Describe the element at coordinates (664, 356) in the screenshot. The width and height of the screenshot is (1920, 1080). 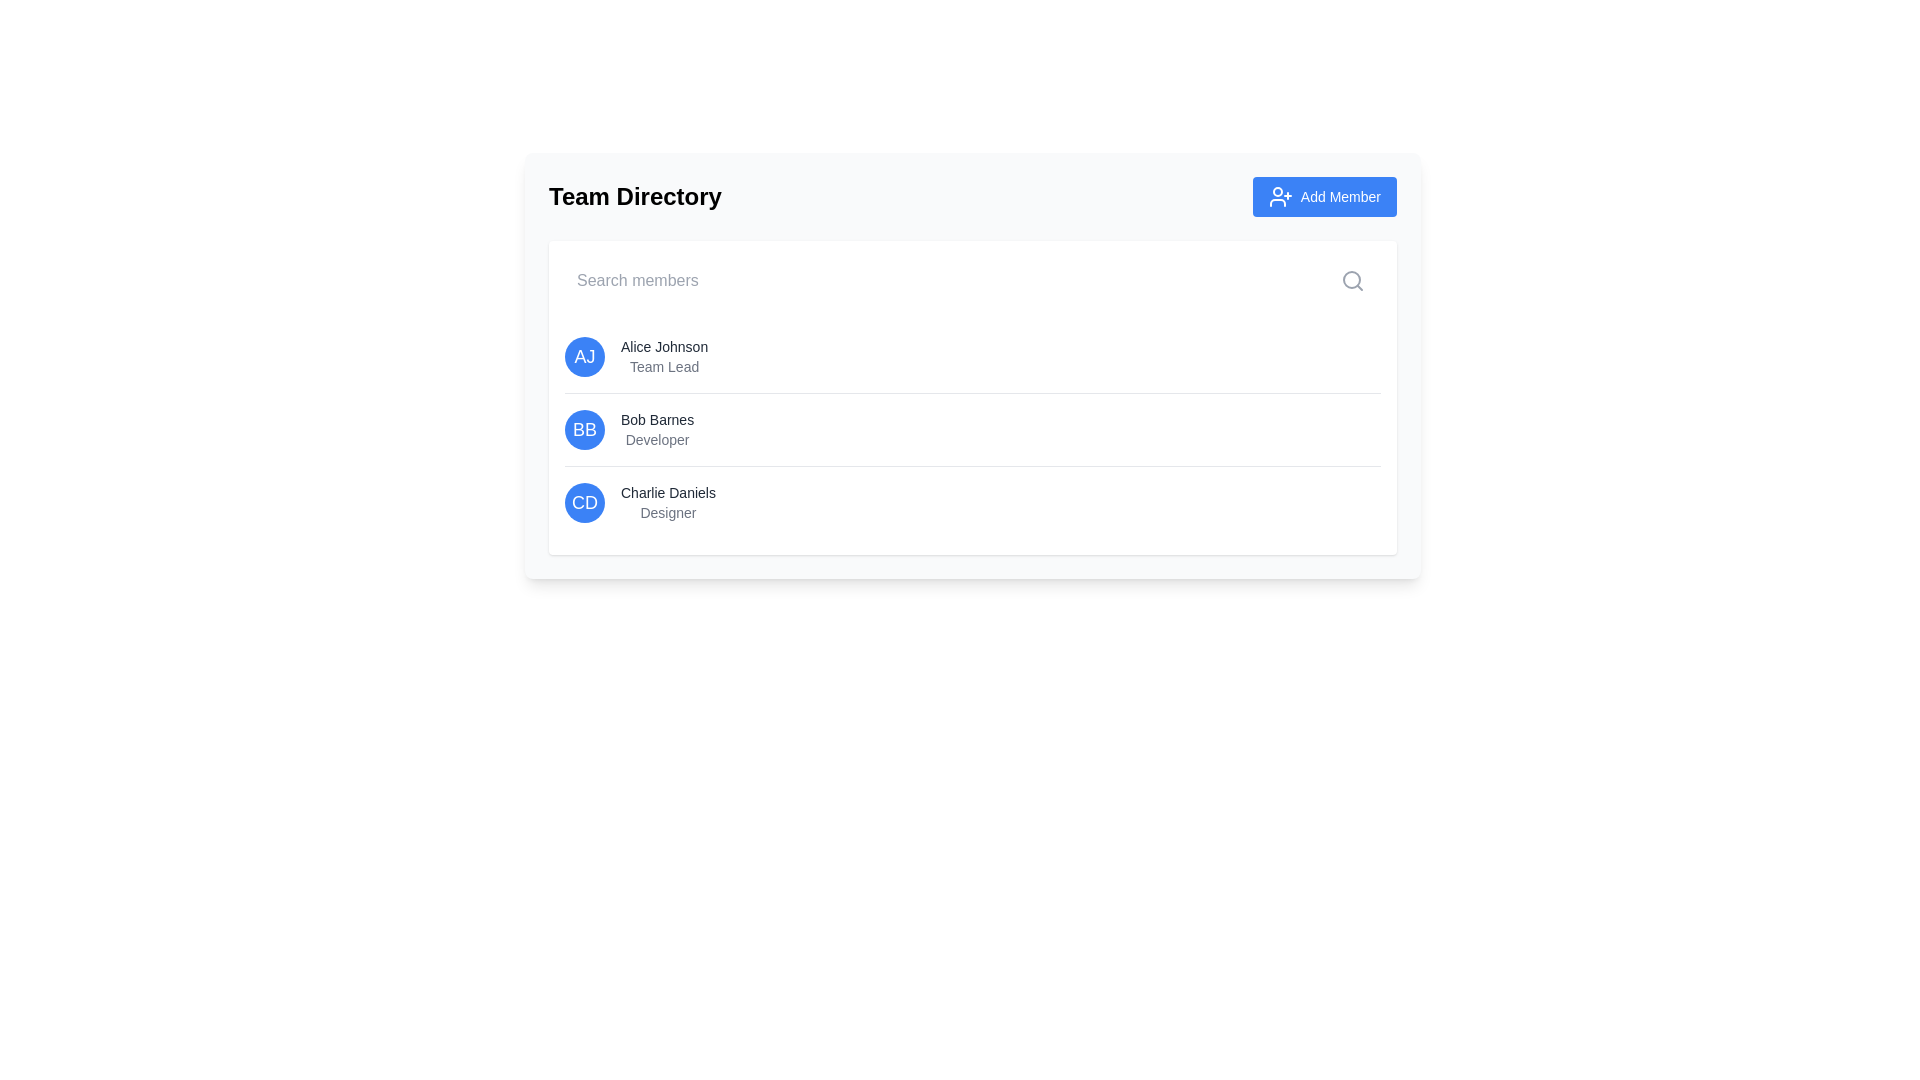
I see `the text block displaying 'Alice Johnson' and 'Team Lead'` at that location.